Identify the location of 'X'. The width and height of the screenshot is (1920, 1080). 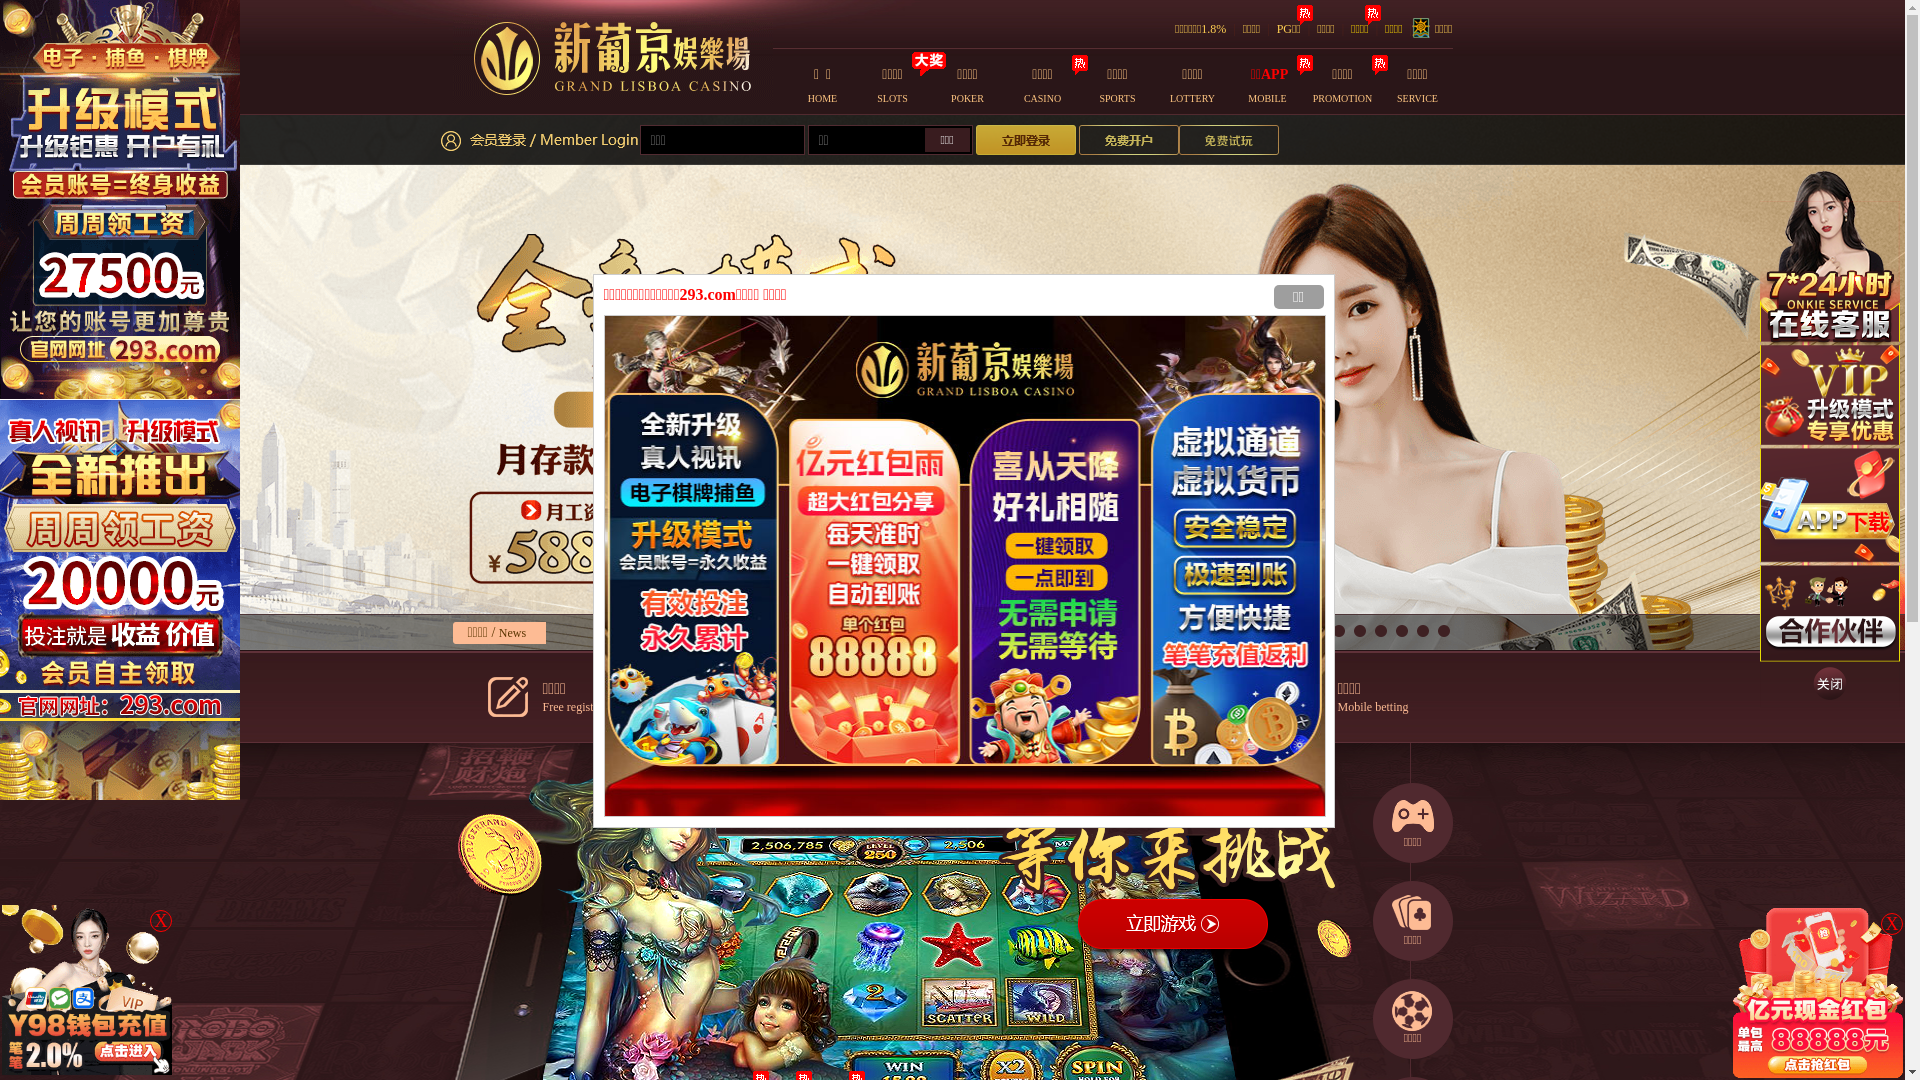
(1890, 924).